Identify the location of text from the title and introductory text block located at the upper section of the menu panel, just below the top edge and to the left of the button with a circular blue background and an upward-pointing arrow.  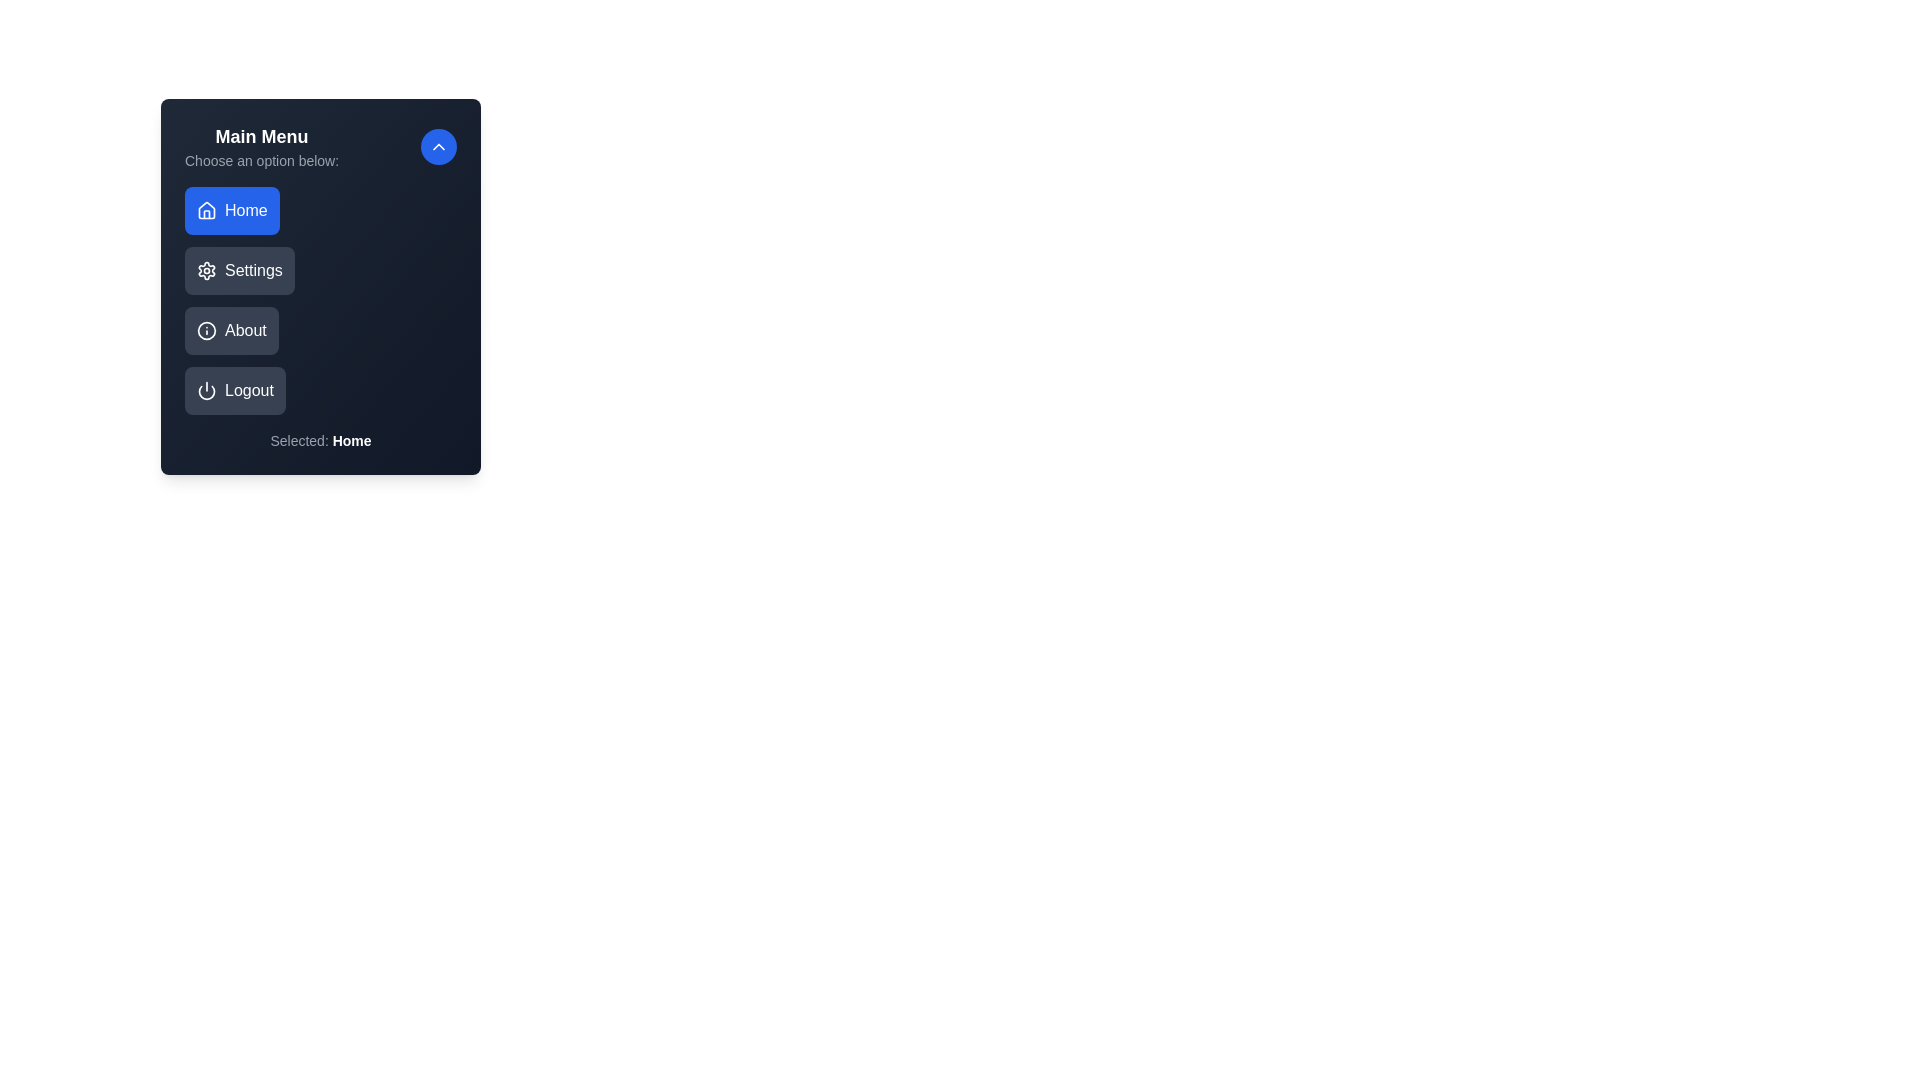
(261, 145).